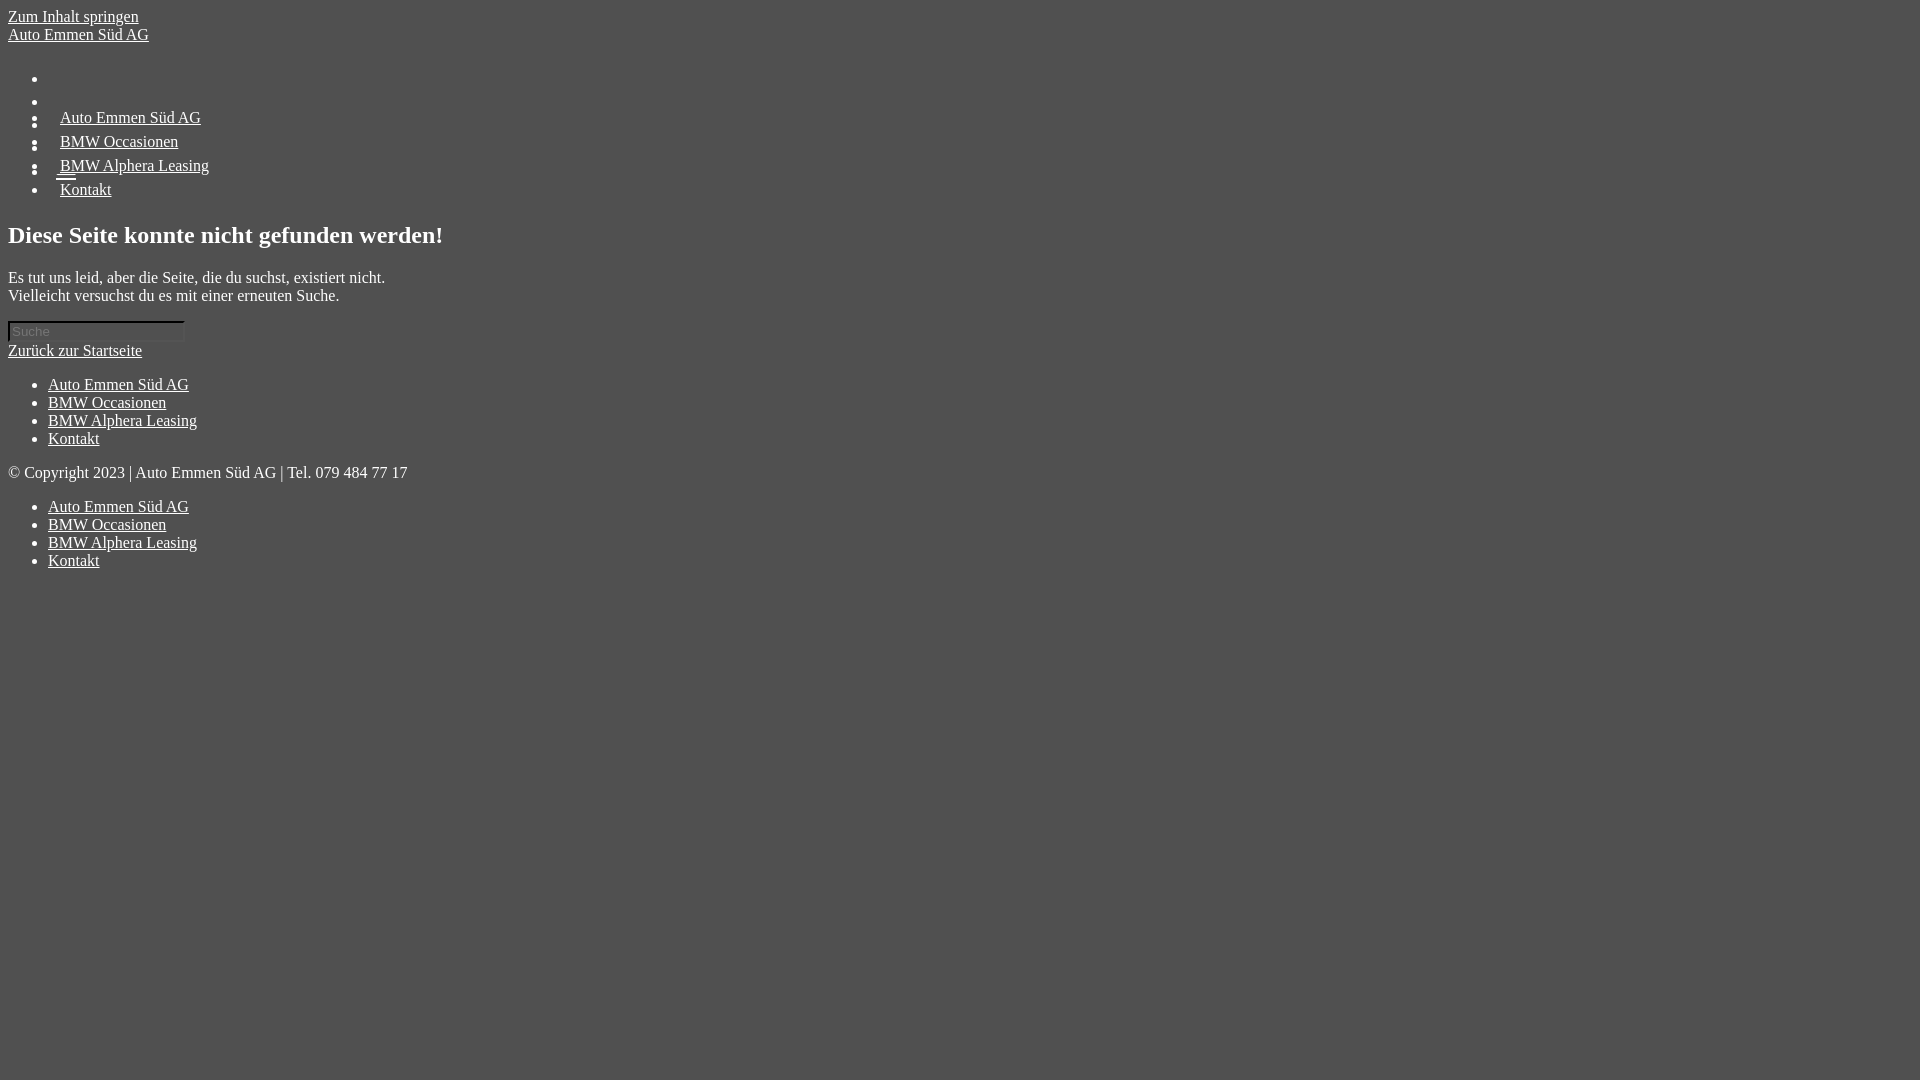  Describe the element at coordinates (73, 437) in the screenshot. I see `'Kontakt'` at that location.